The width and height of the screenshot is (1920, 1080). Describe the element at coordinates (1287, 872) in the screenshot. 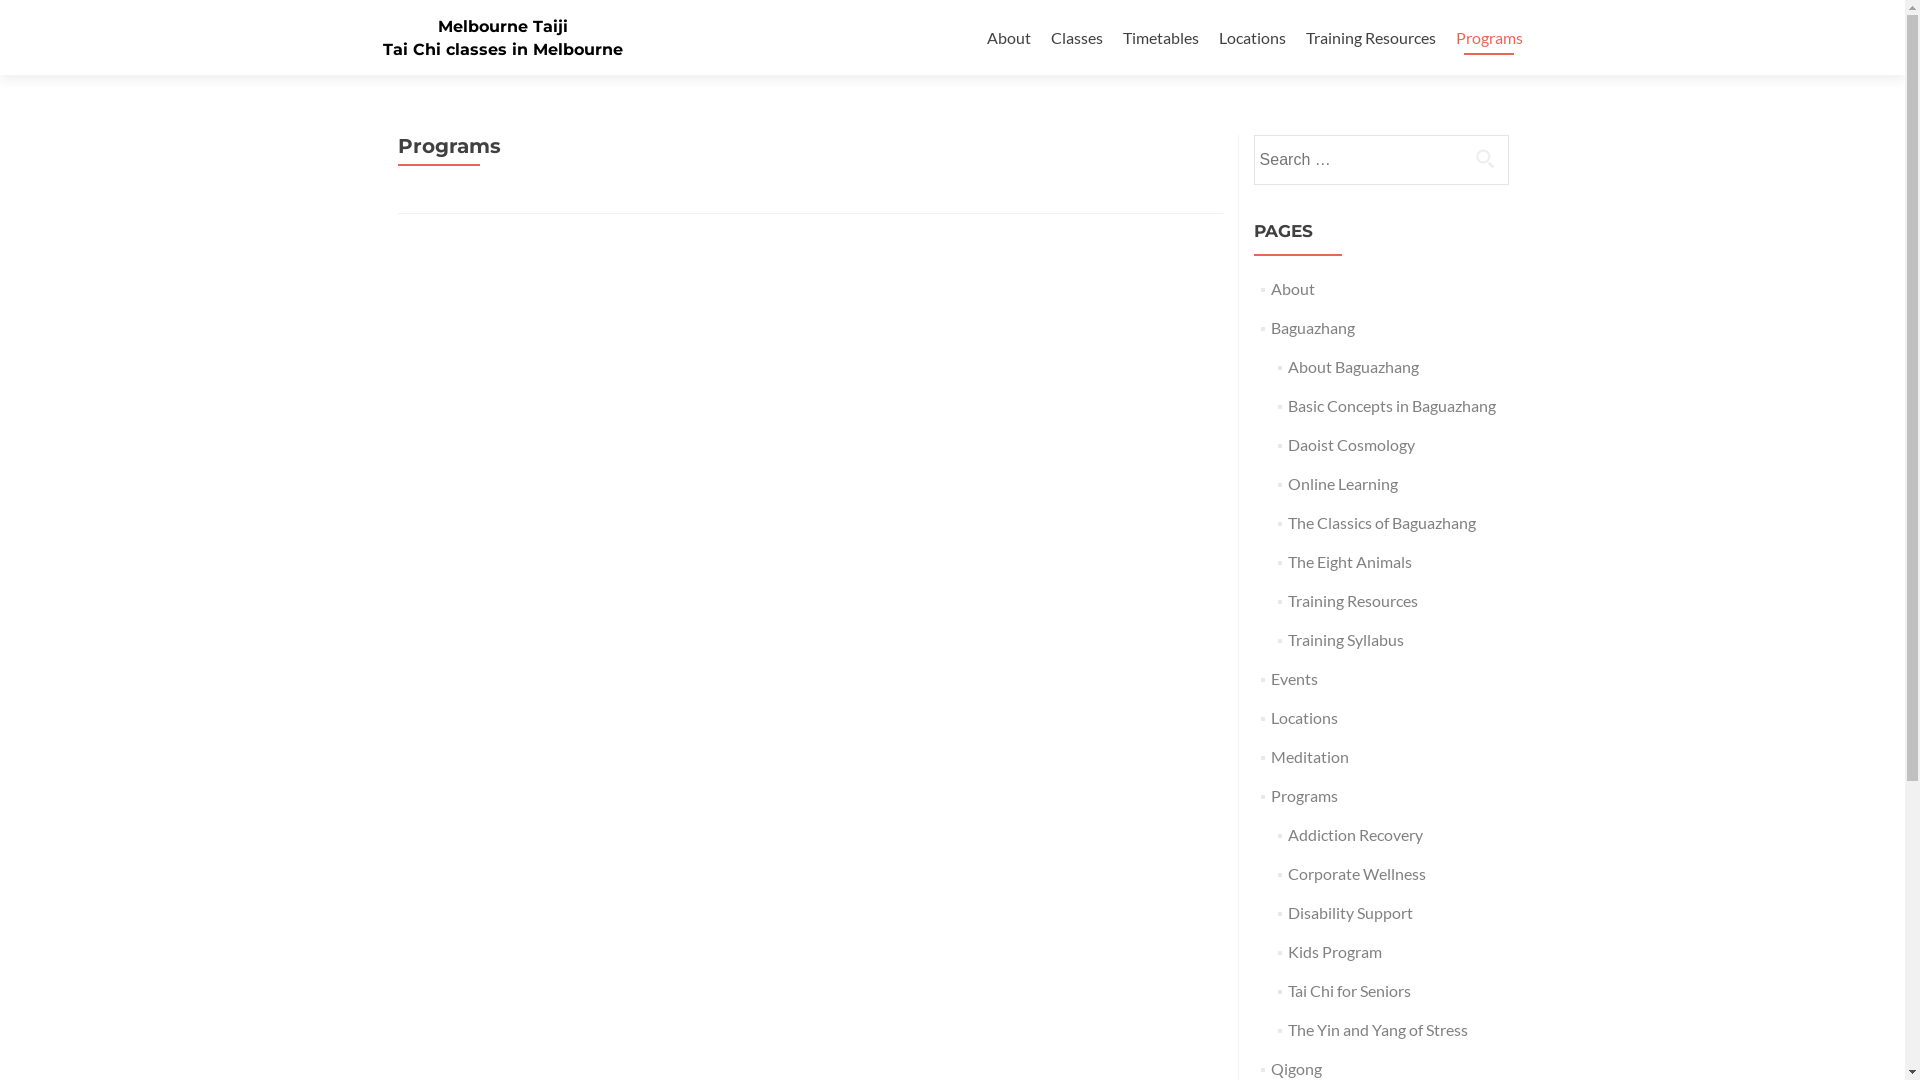

I see `'Corporate Wellness'` at that location.